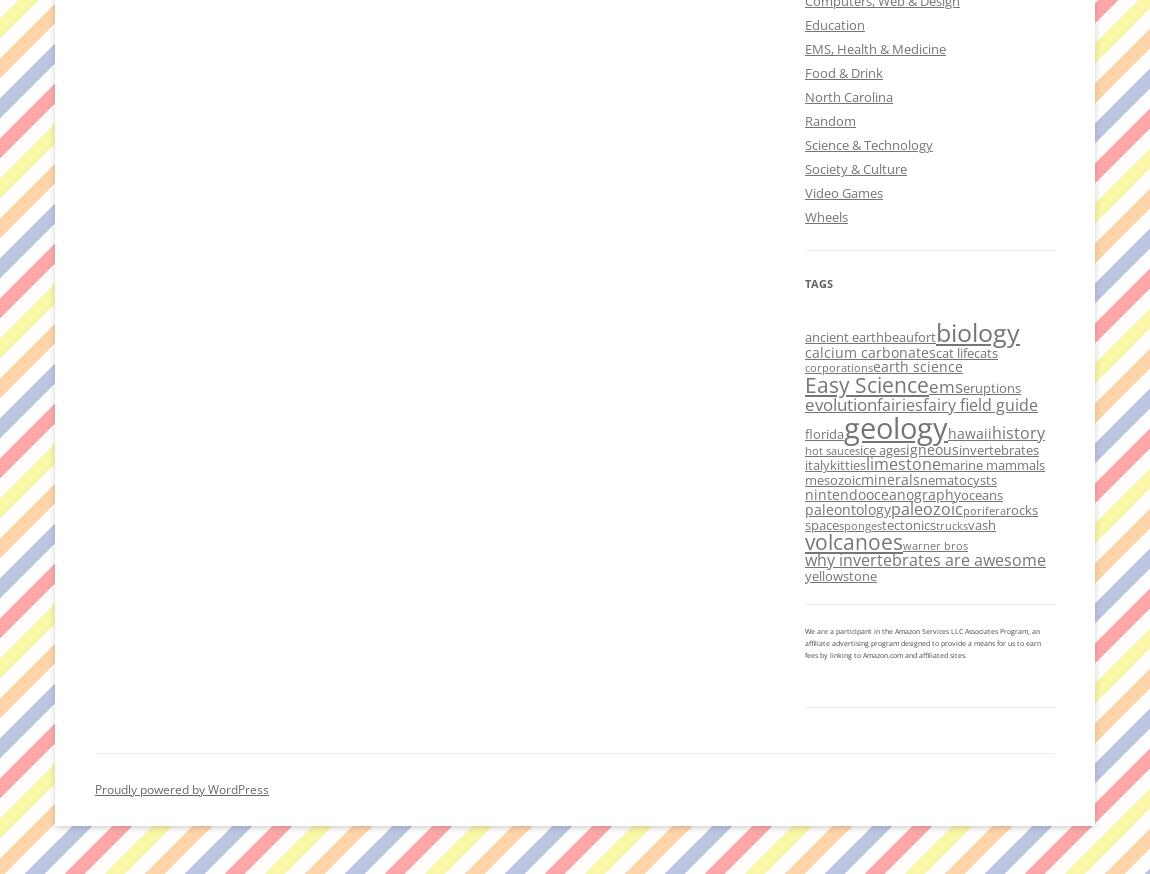 This screenshot has height=874, width=1150. I want to click on 'nintendo', so click(834, 492).